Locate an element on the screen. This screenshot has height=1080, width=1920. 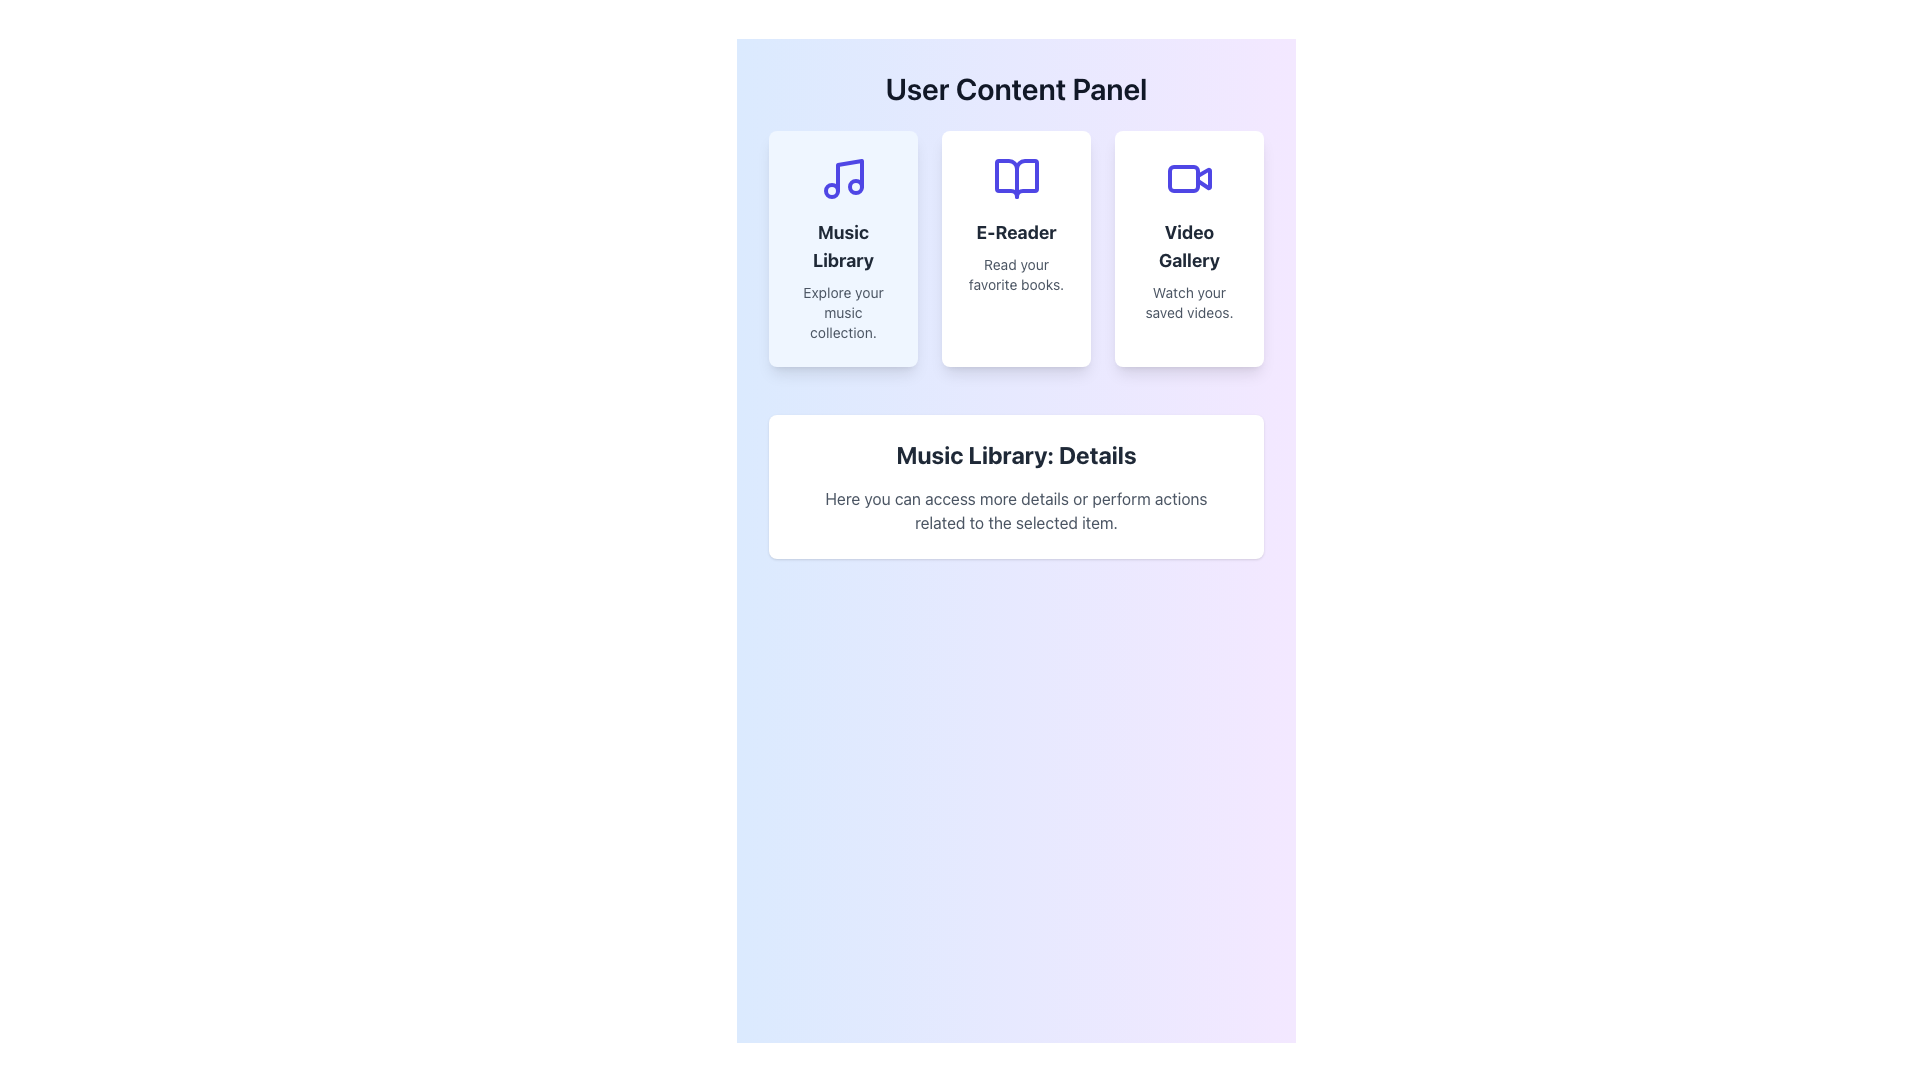
the 'Music Library' text label, which serves as a heading for the section detailing the Music Library and is located in the center of the interface, above the descriptive text is located at coordinates (1016, 455).